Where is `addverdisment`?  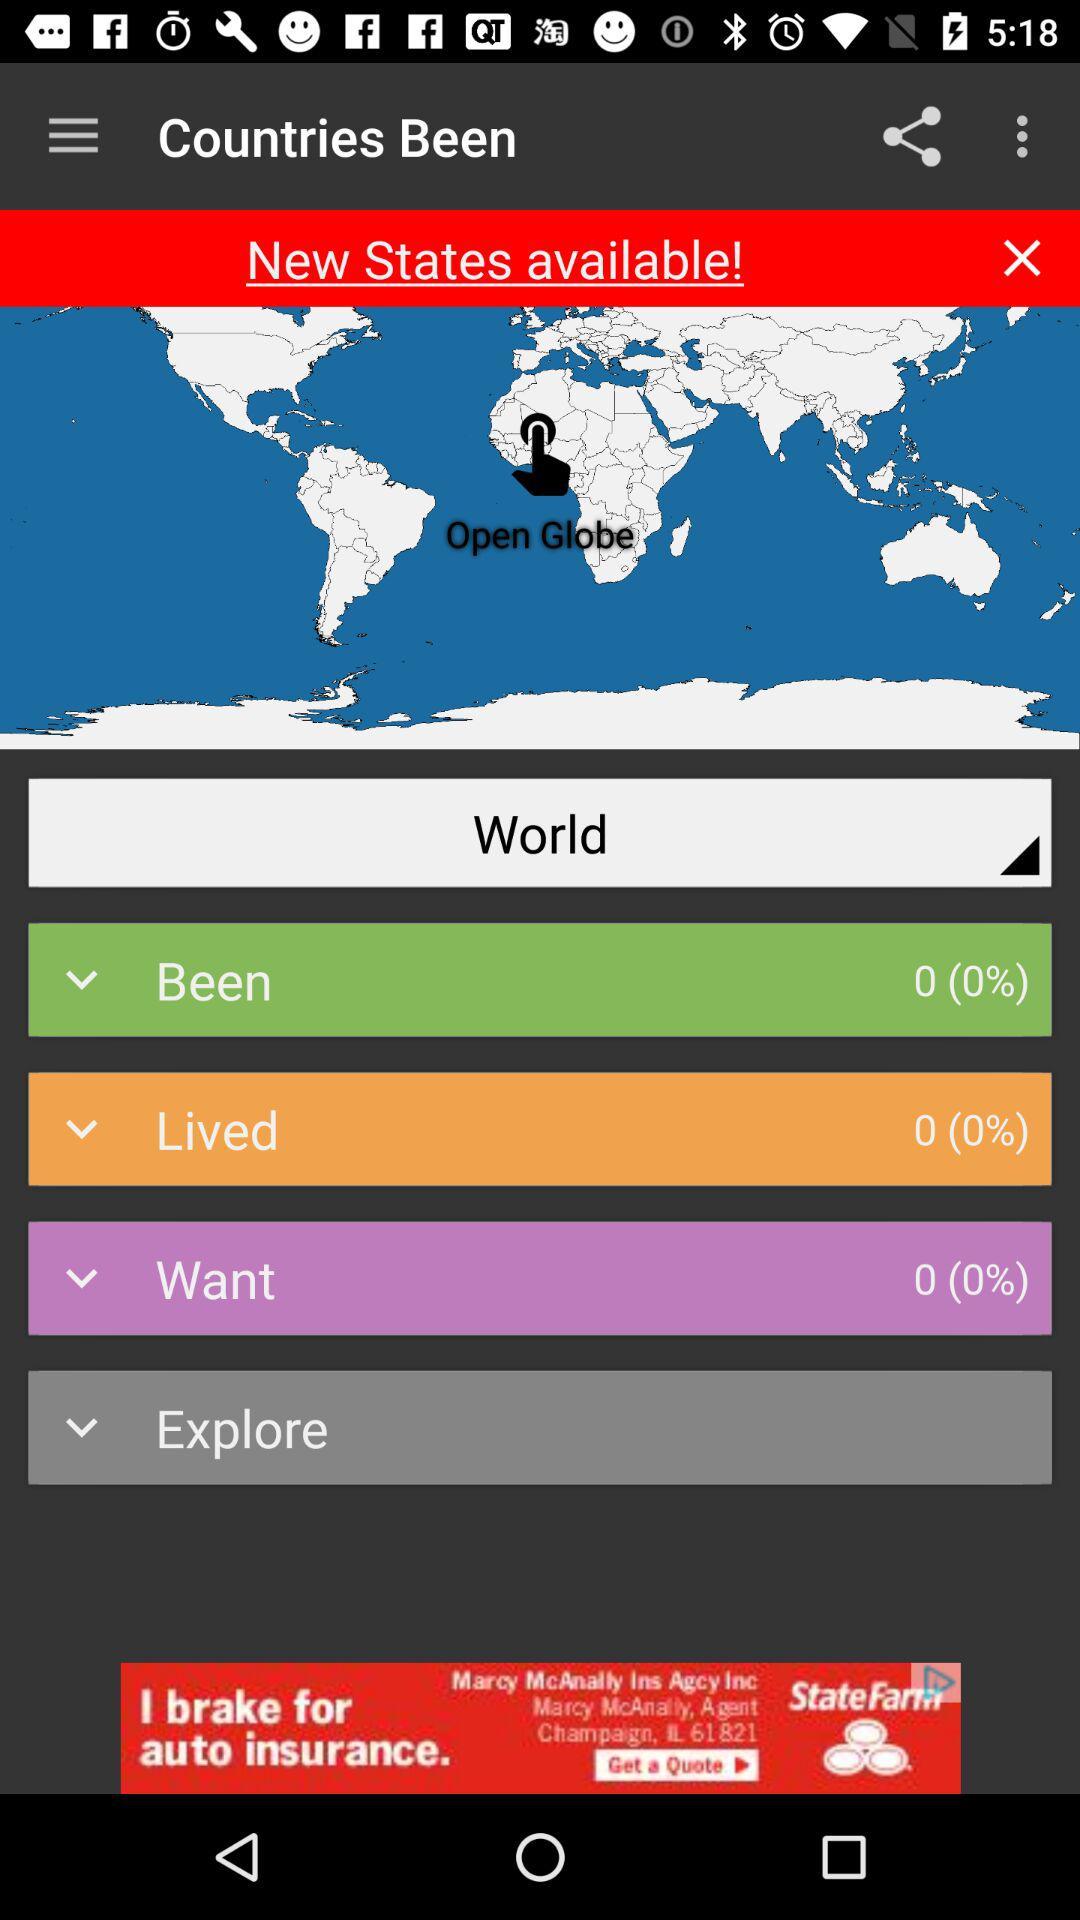 addverdisment is located at coordinates (540, 1727).